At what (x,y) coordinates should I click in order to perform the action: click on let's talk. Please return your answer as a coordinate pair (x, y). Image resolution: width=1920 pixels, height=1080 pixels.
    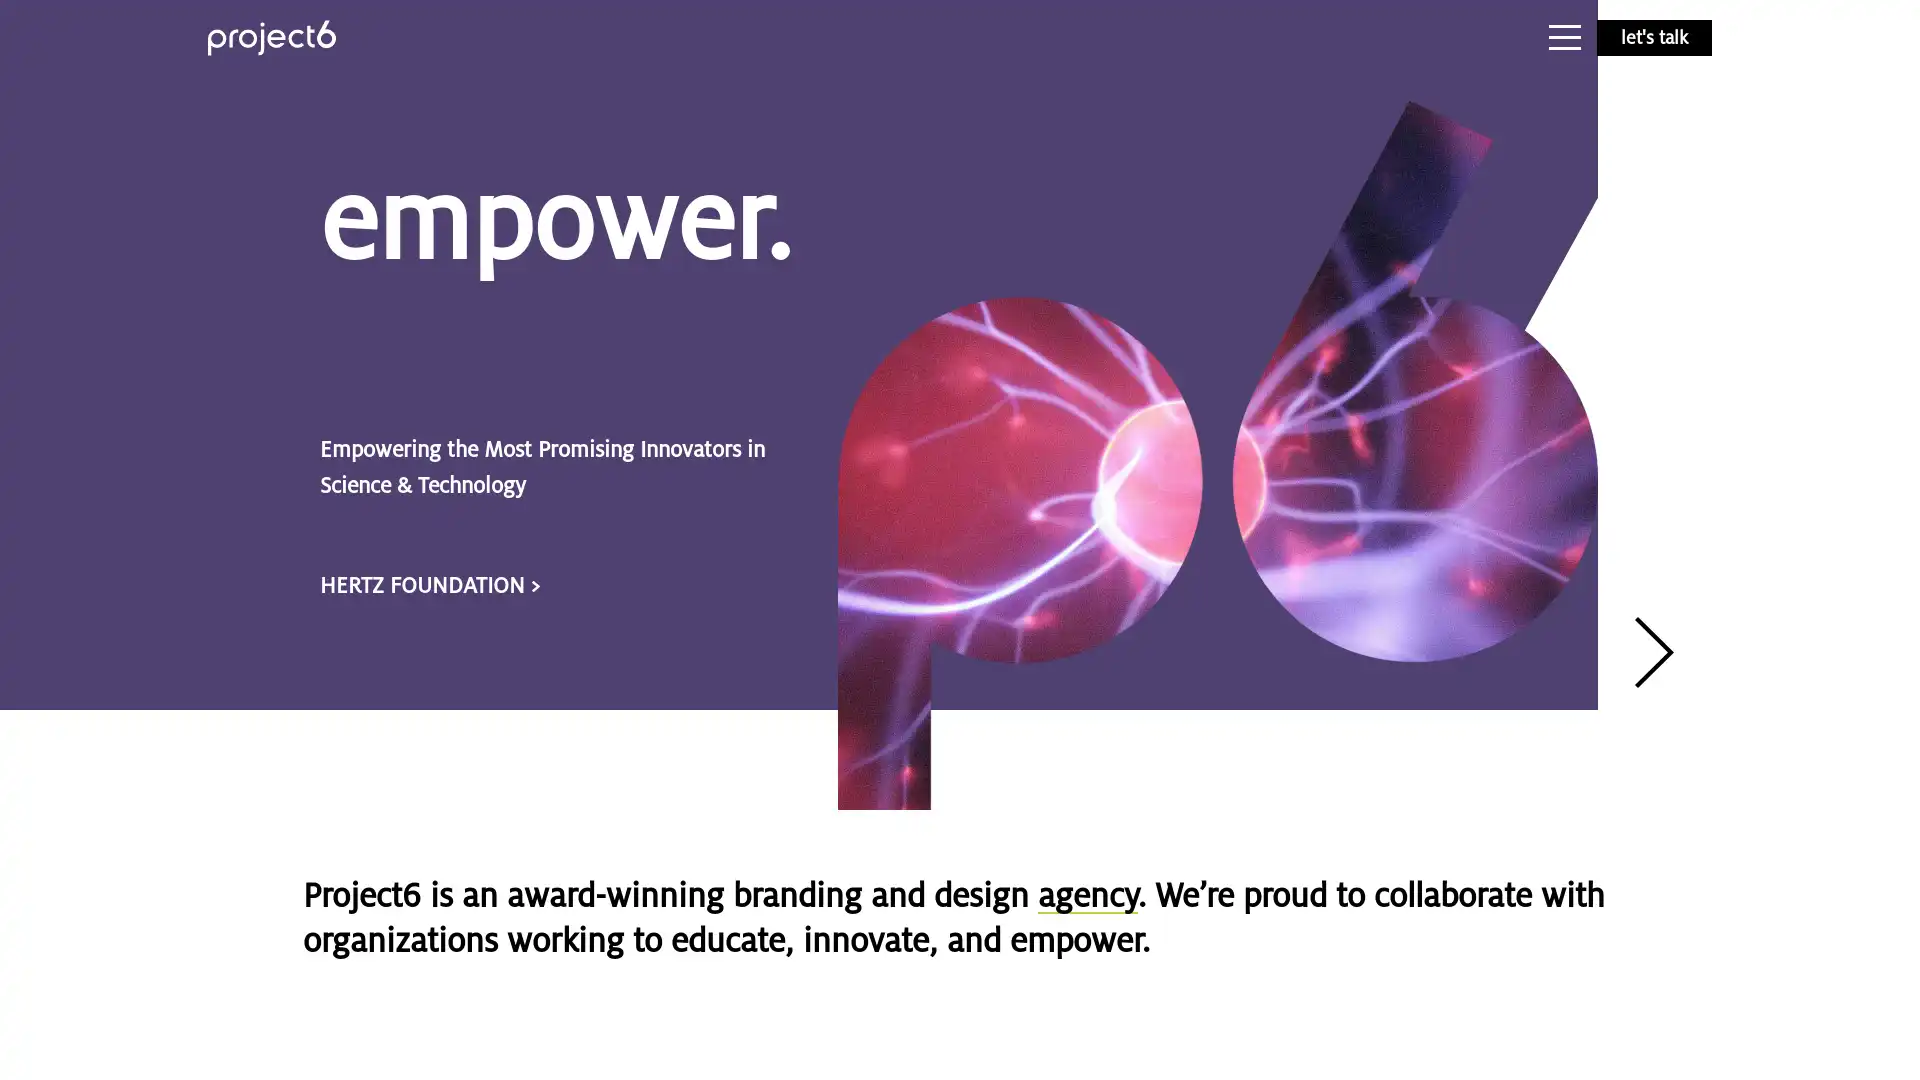
    Looking at the image, I should click on (1654, 38).